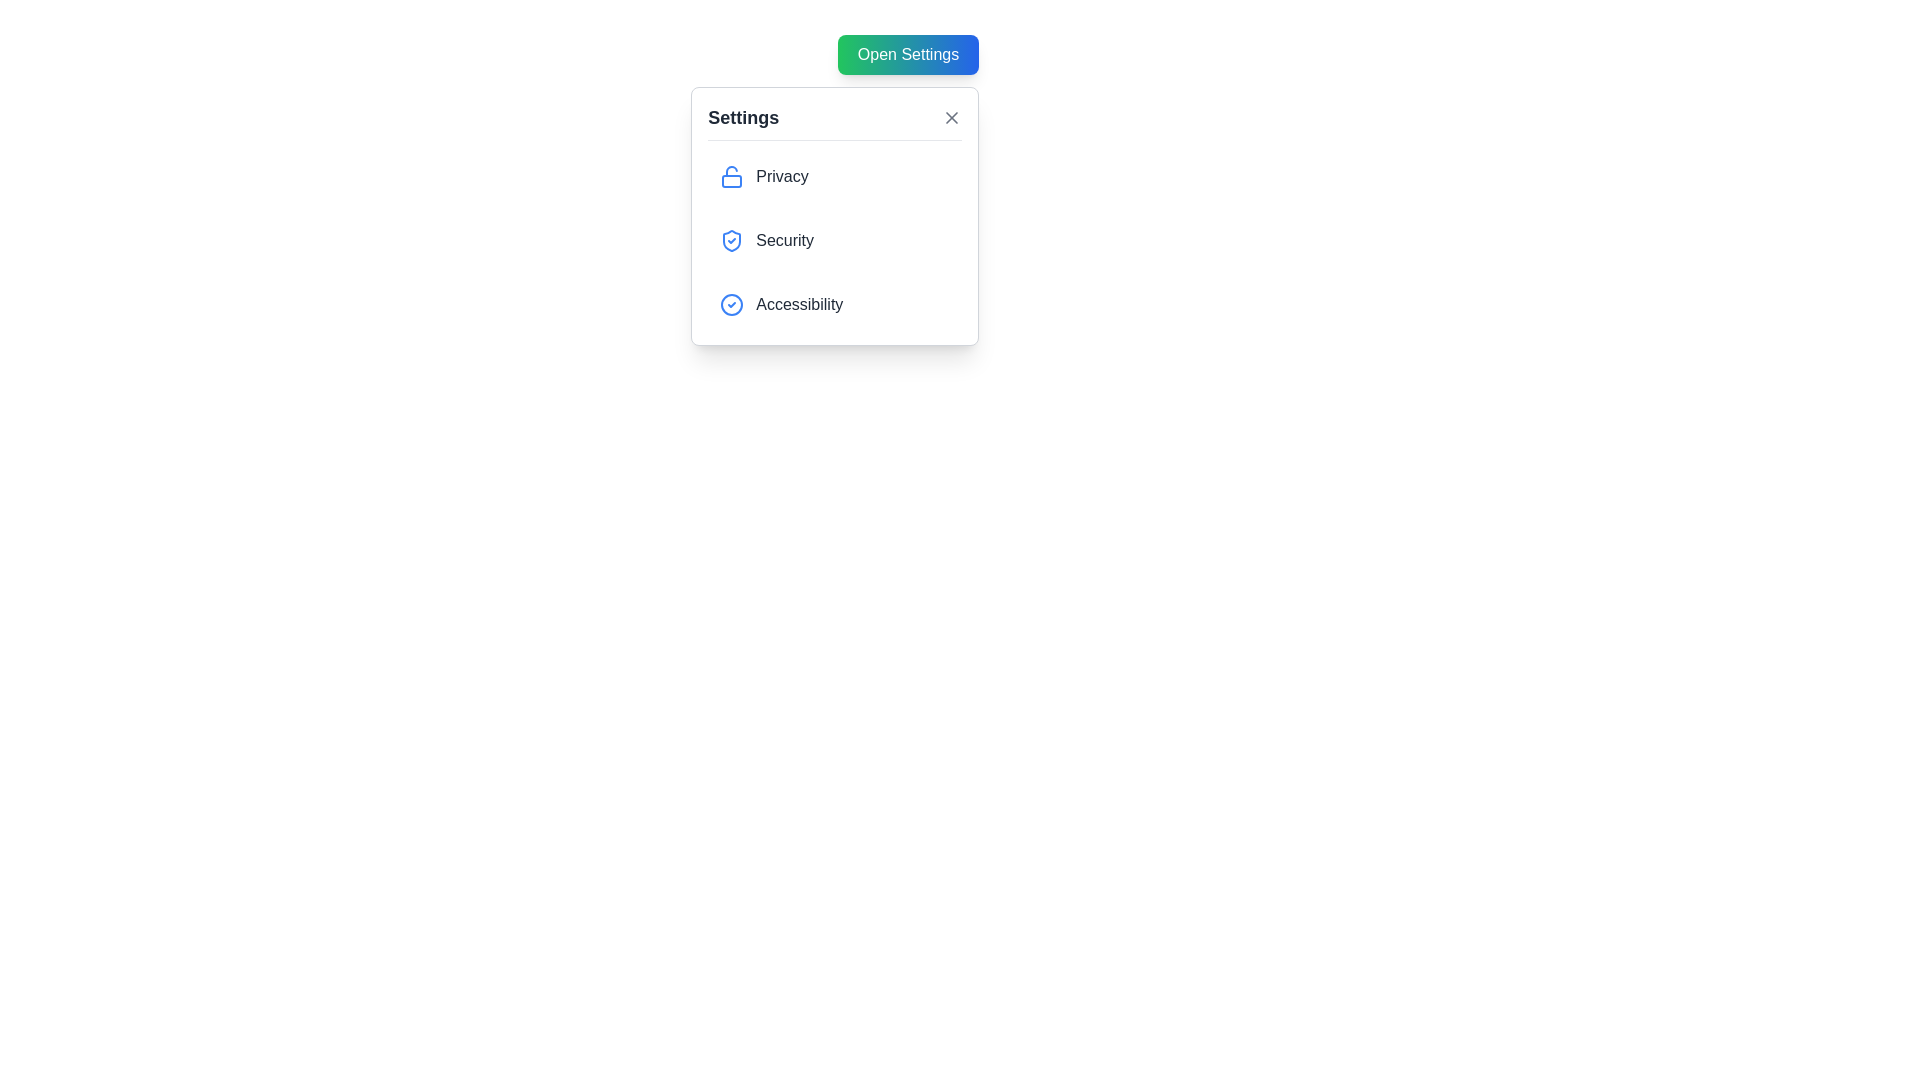 Image resolution: width=1920 pixels, height=1080 pixels. I want to click on the 'Accessibility' label text, which is the third item in a vertical menu located beneath the 'Security' option, so click(798, 304).